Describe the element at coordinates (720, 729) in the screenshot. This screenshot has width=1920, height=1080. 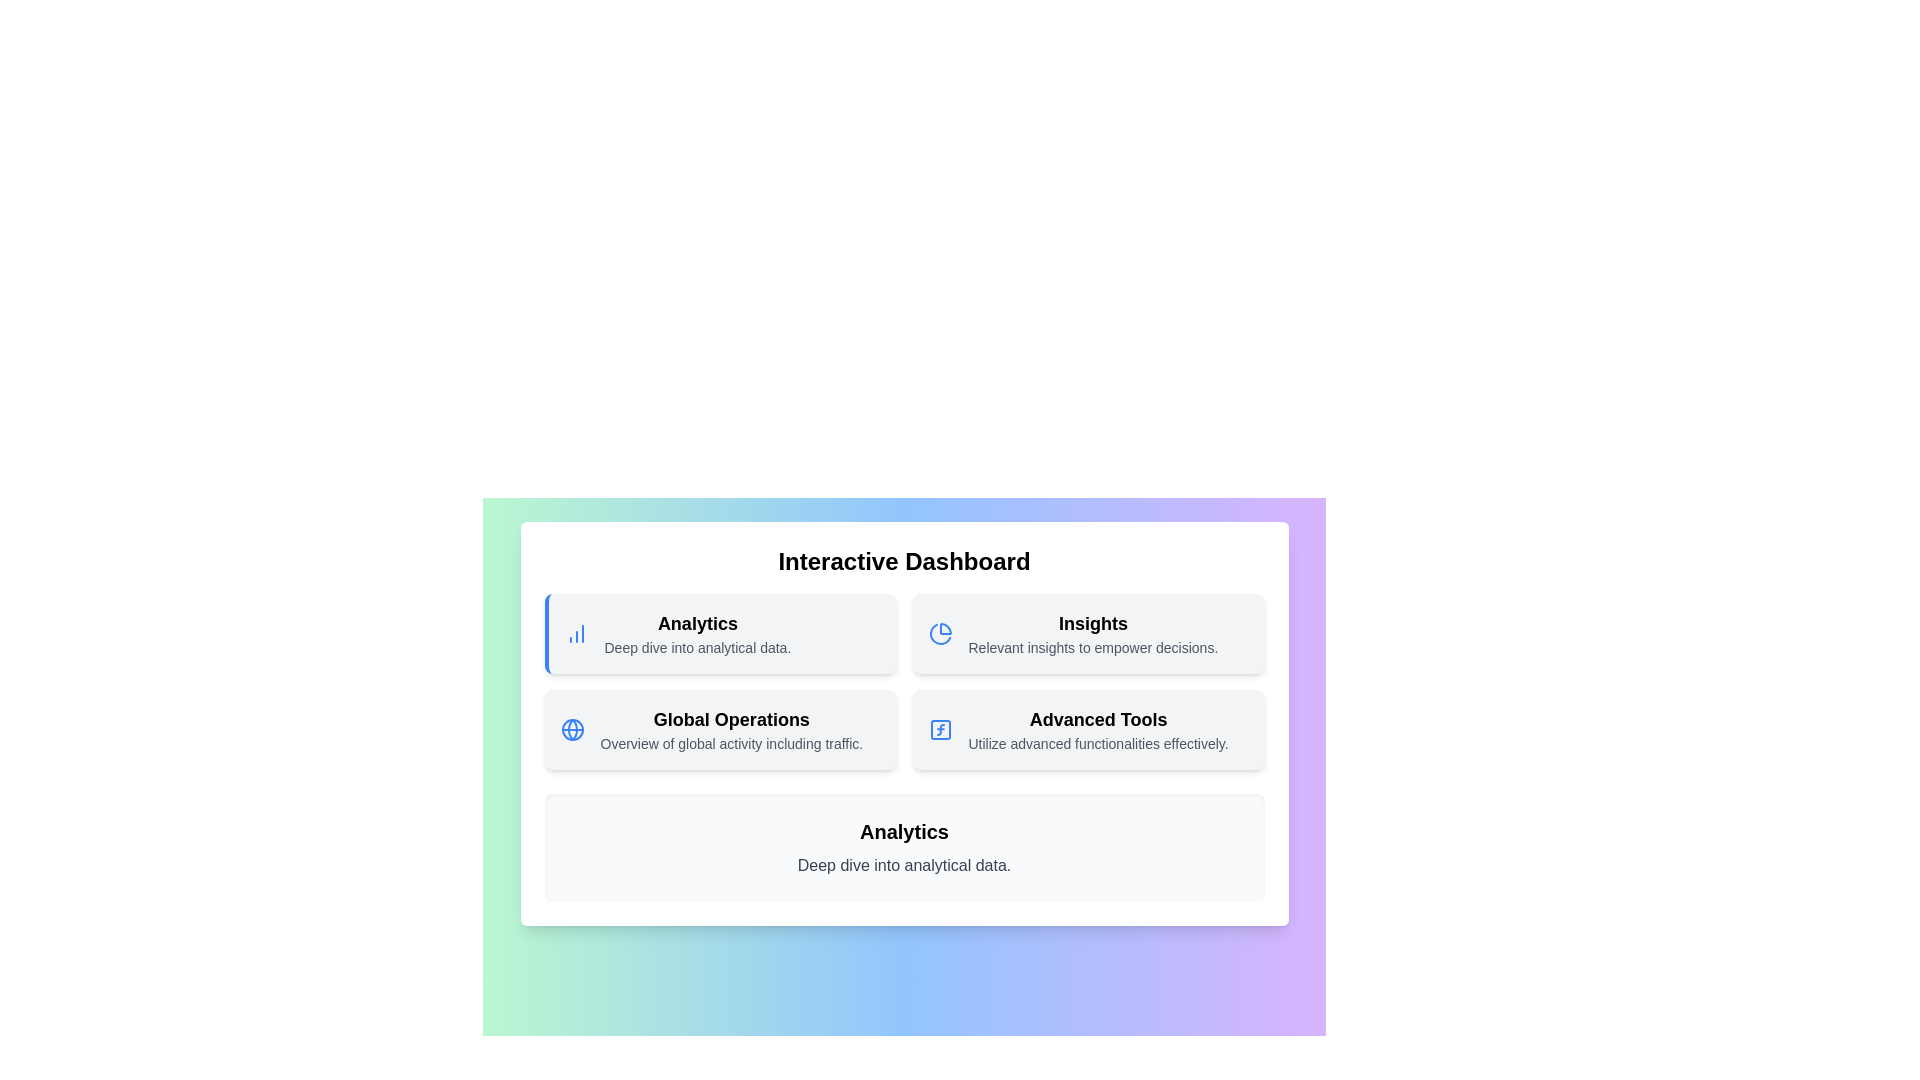
I see `the menu item corresponding to Global Operations` at that location.